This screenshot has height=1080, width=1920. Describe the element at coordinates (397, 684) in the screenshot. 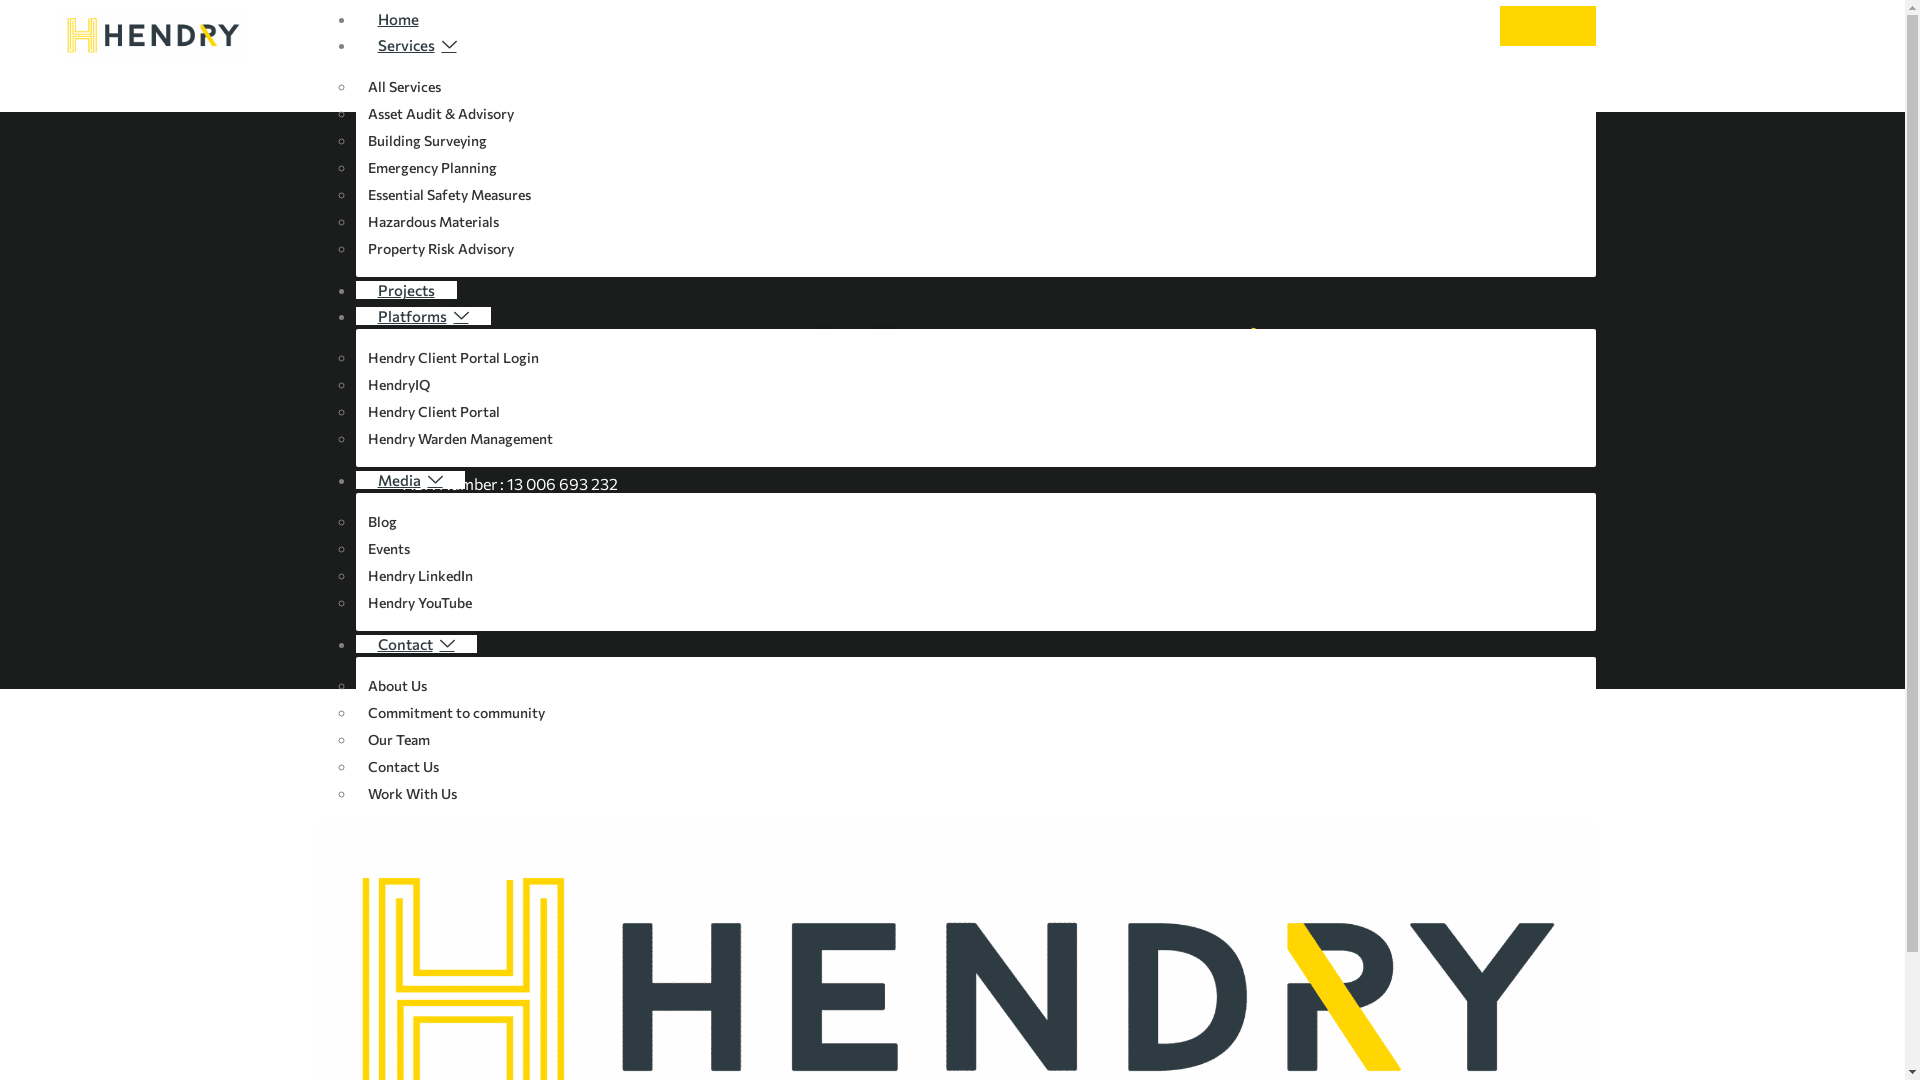

I see `'About Us'` at that location.